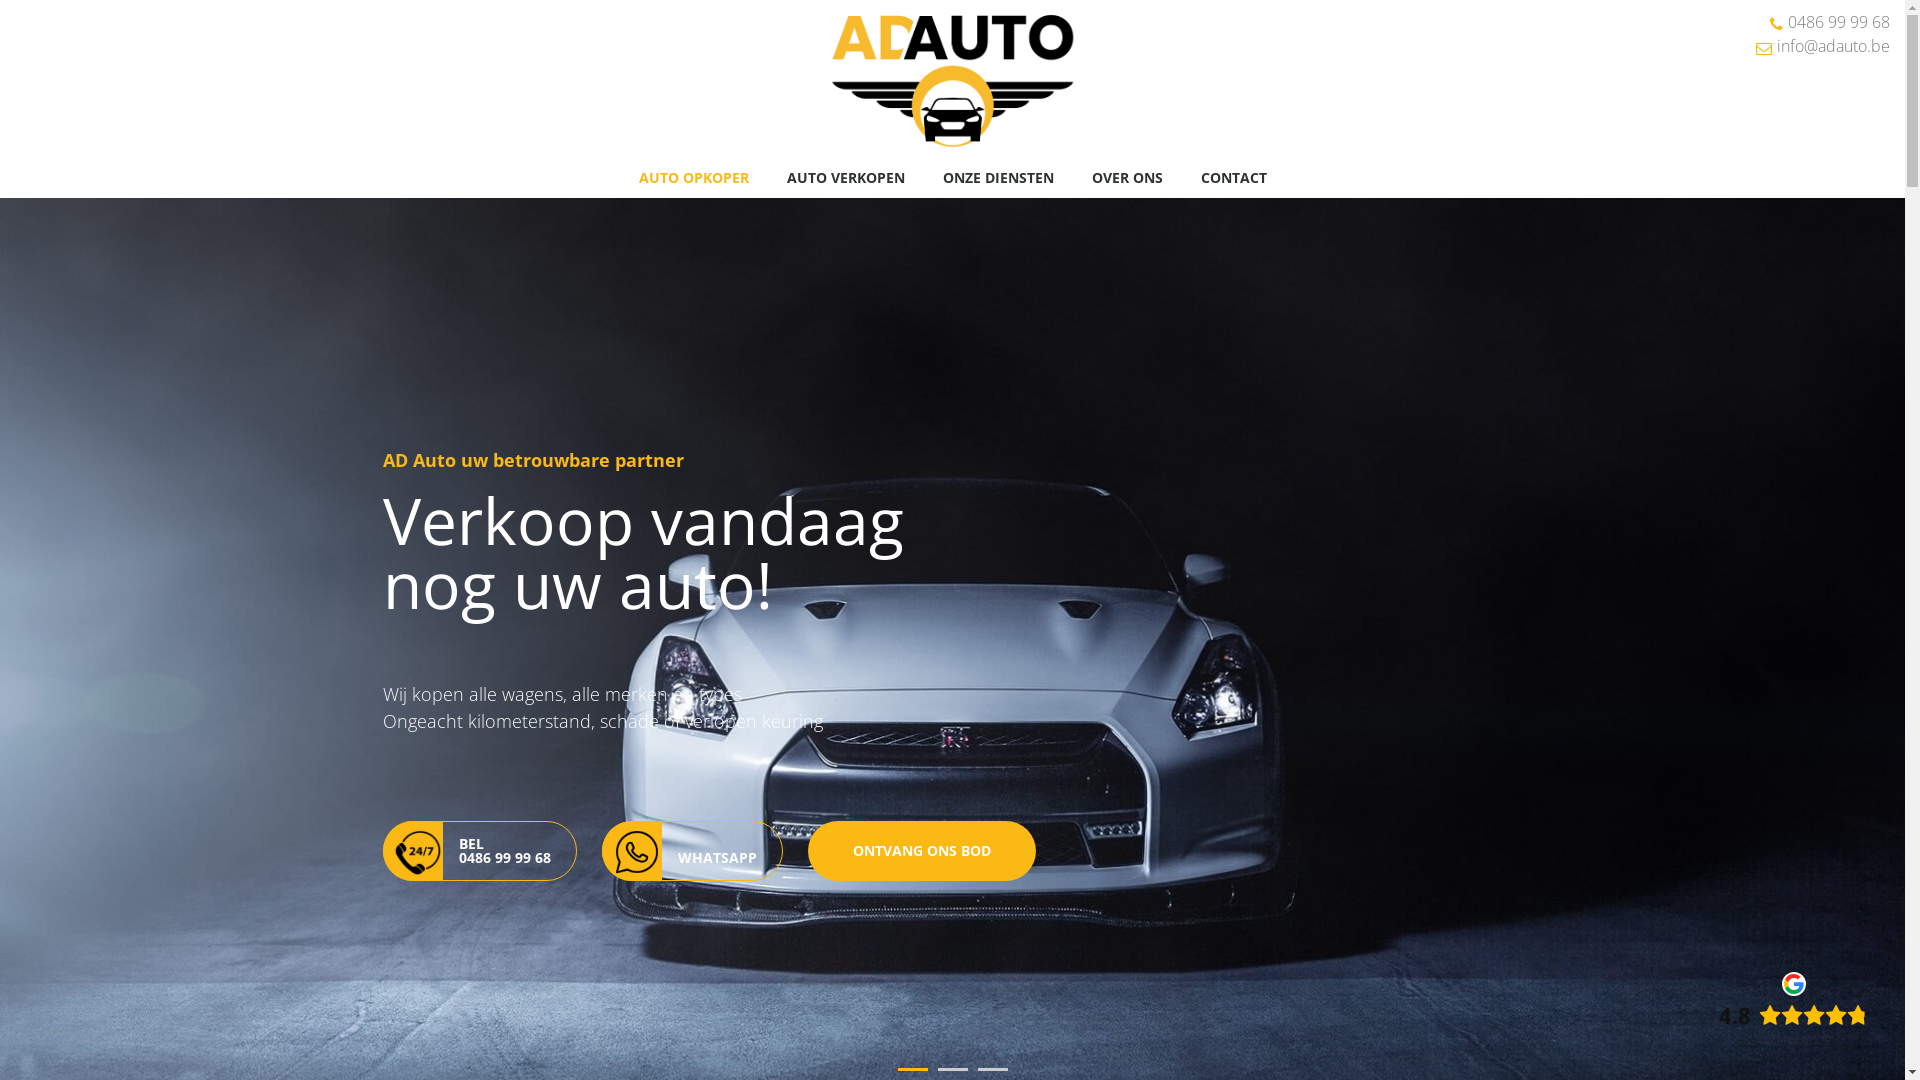 The image size is (1920, 1080). What do you see at coordinates (952, 1068) in the screenshot?
I see `'02'` at bounding box center [952, 1068].